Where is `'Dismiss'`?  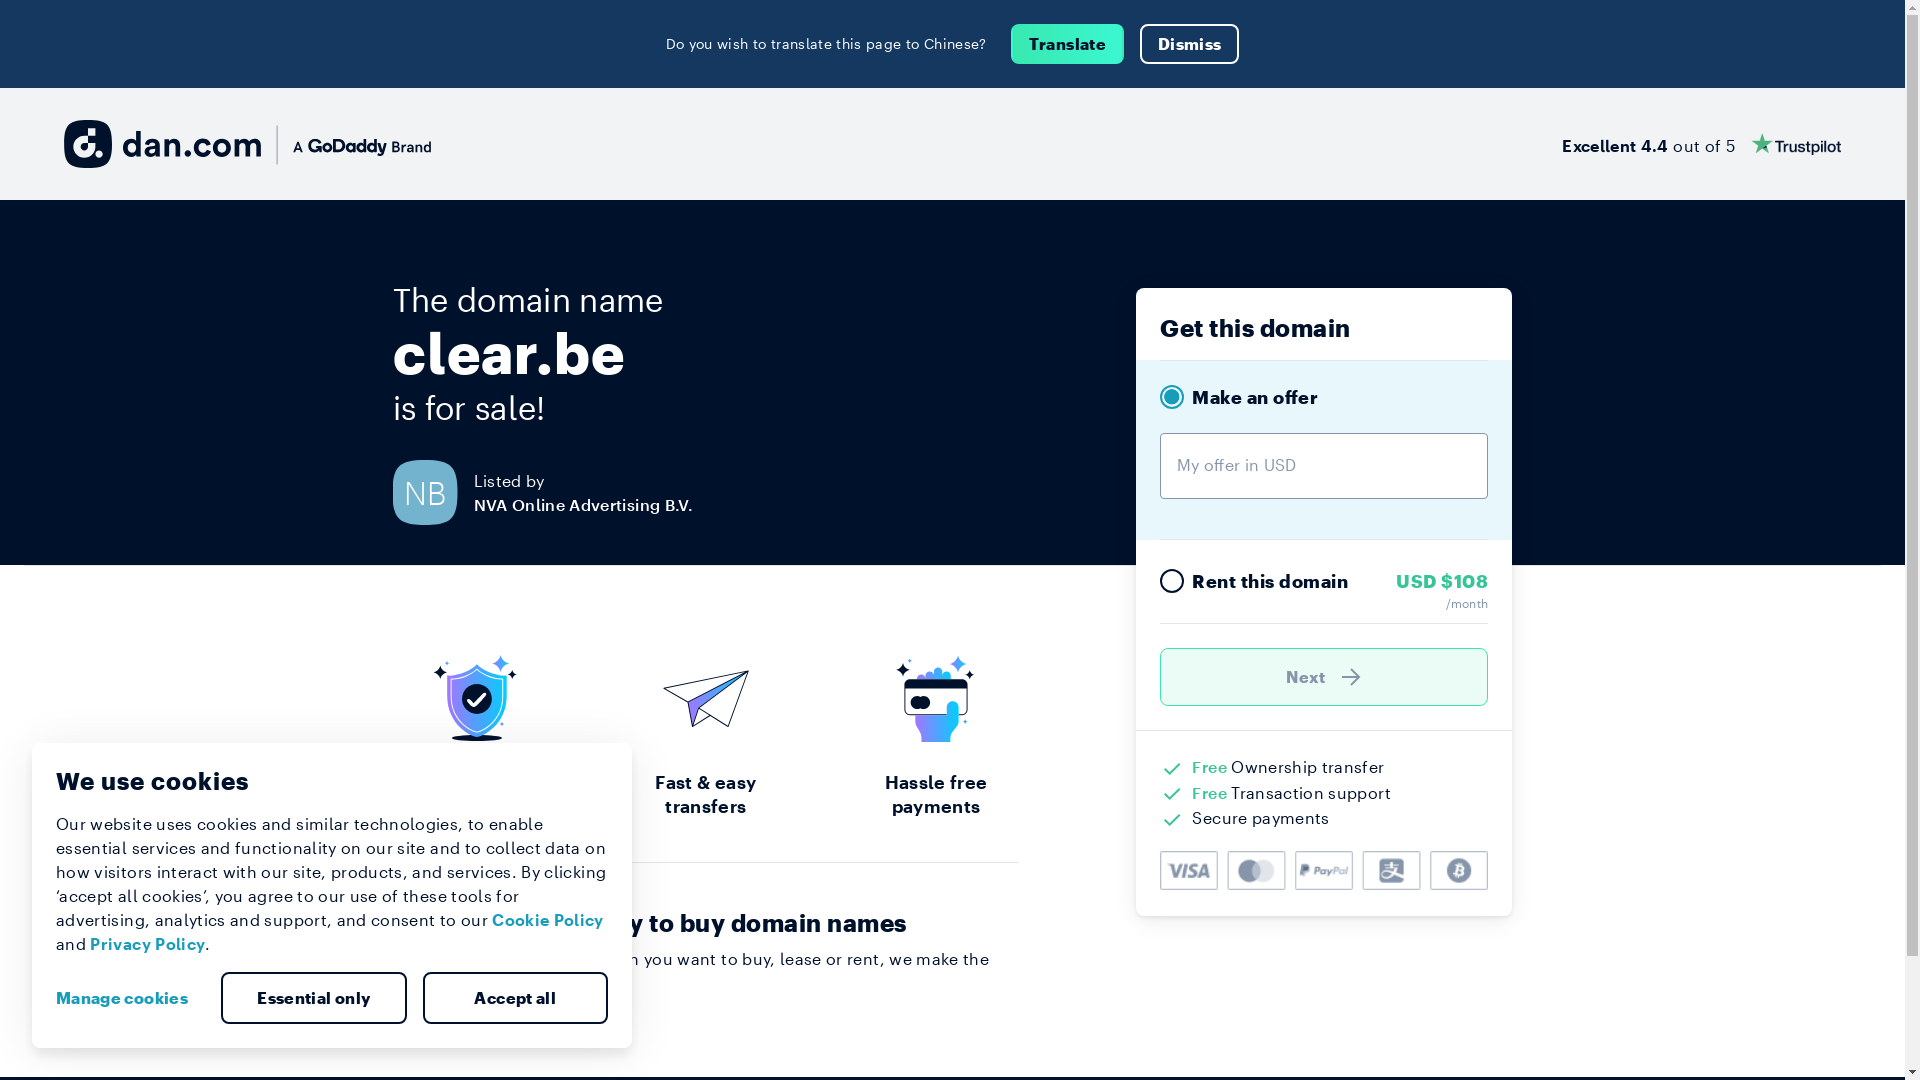 'Dismiss' is located at coordinates (1189, 43).